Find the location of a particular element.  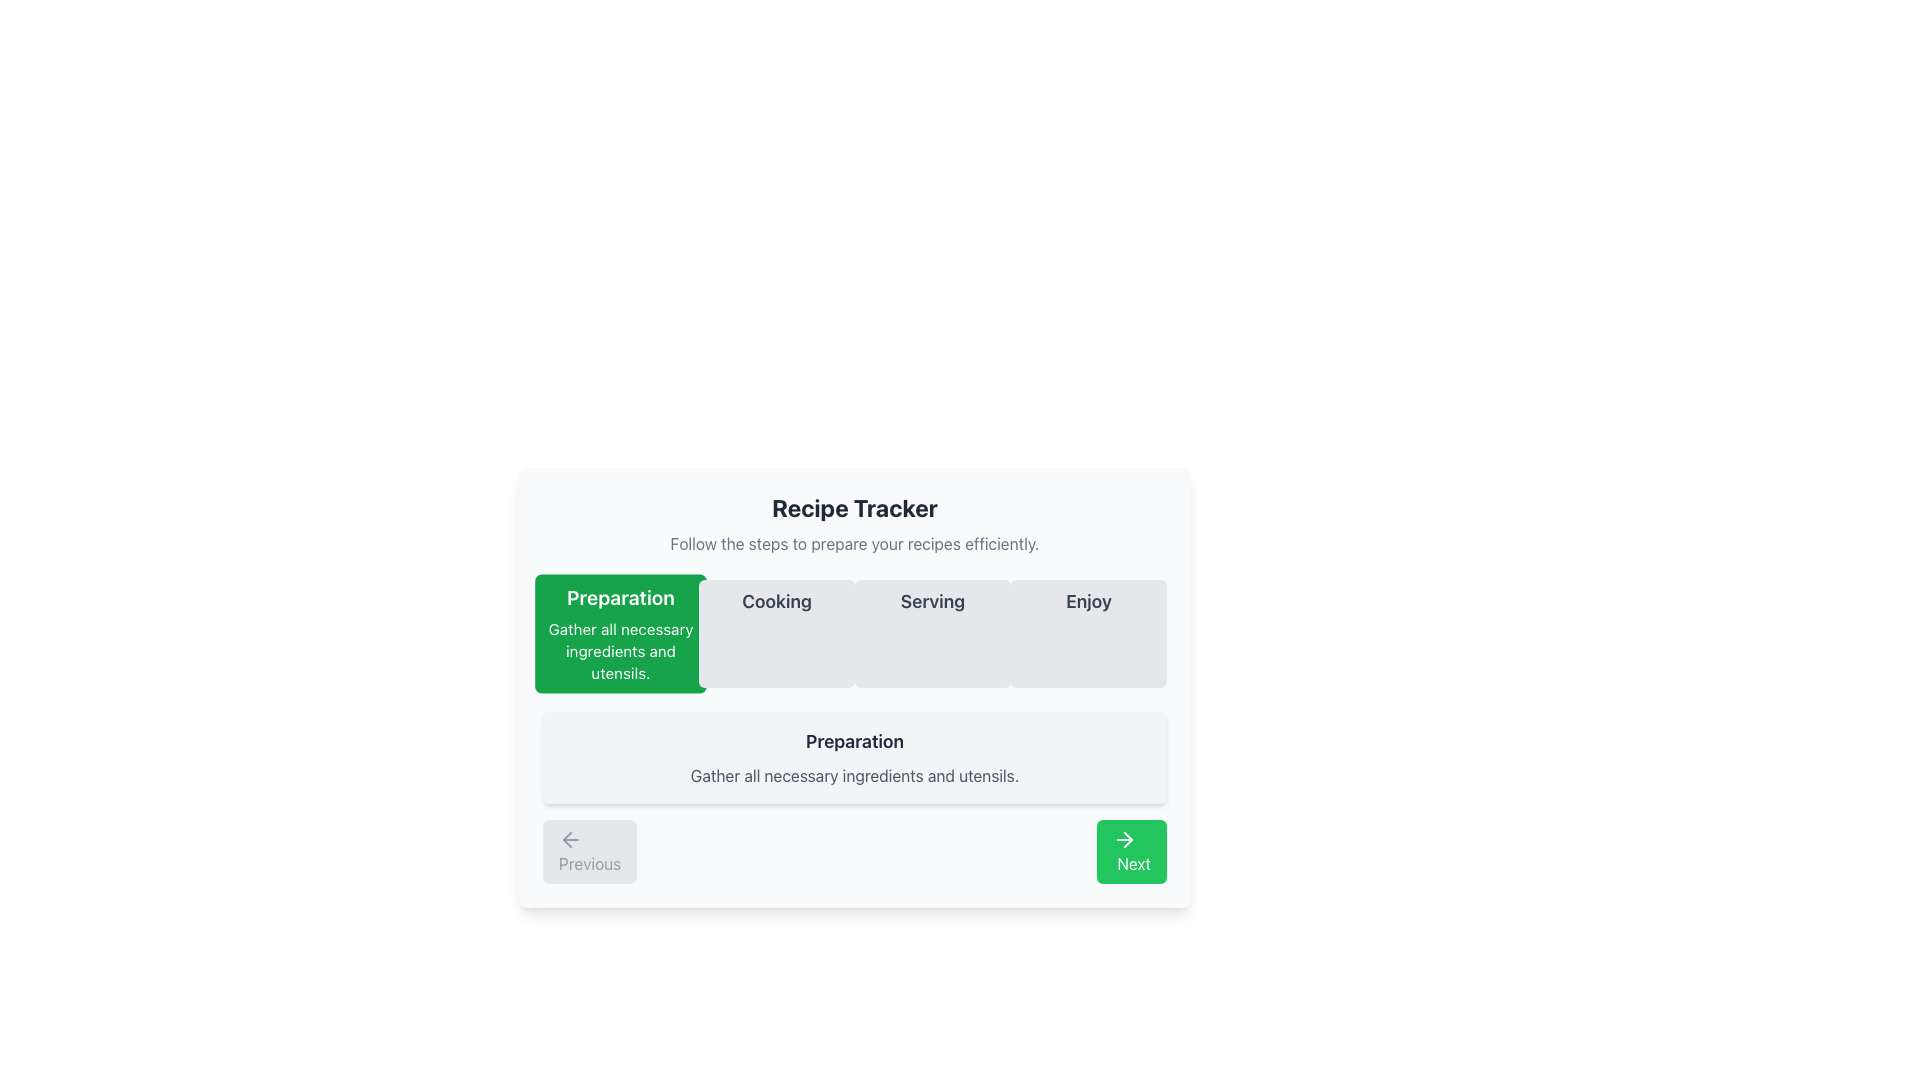

the static text displaying 'Gather all necessary ingredients and utensils.' which is located beneath the title 'Preparation' is located at coordinates (854, 774).